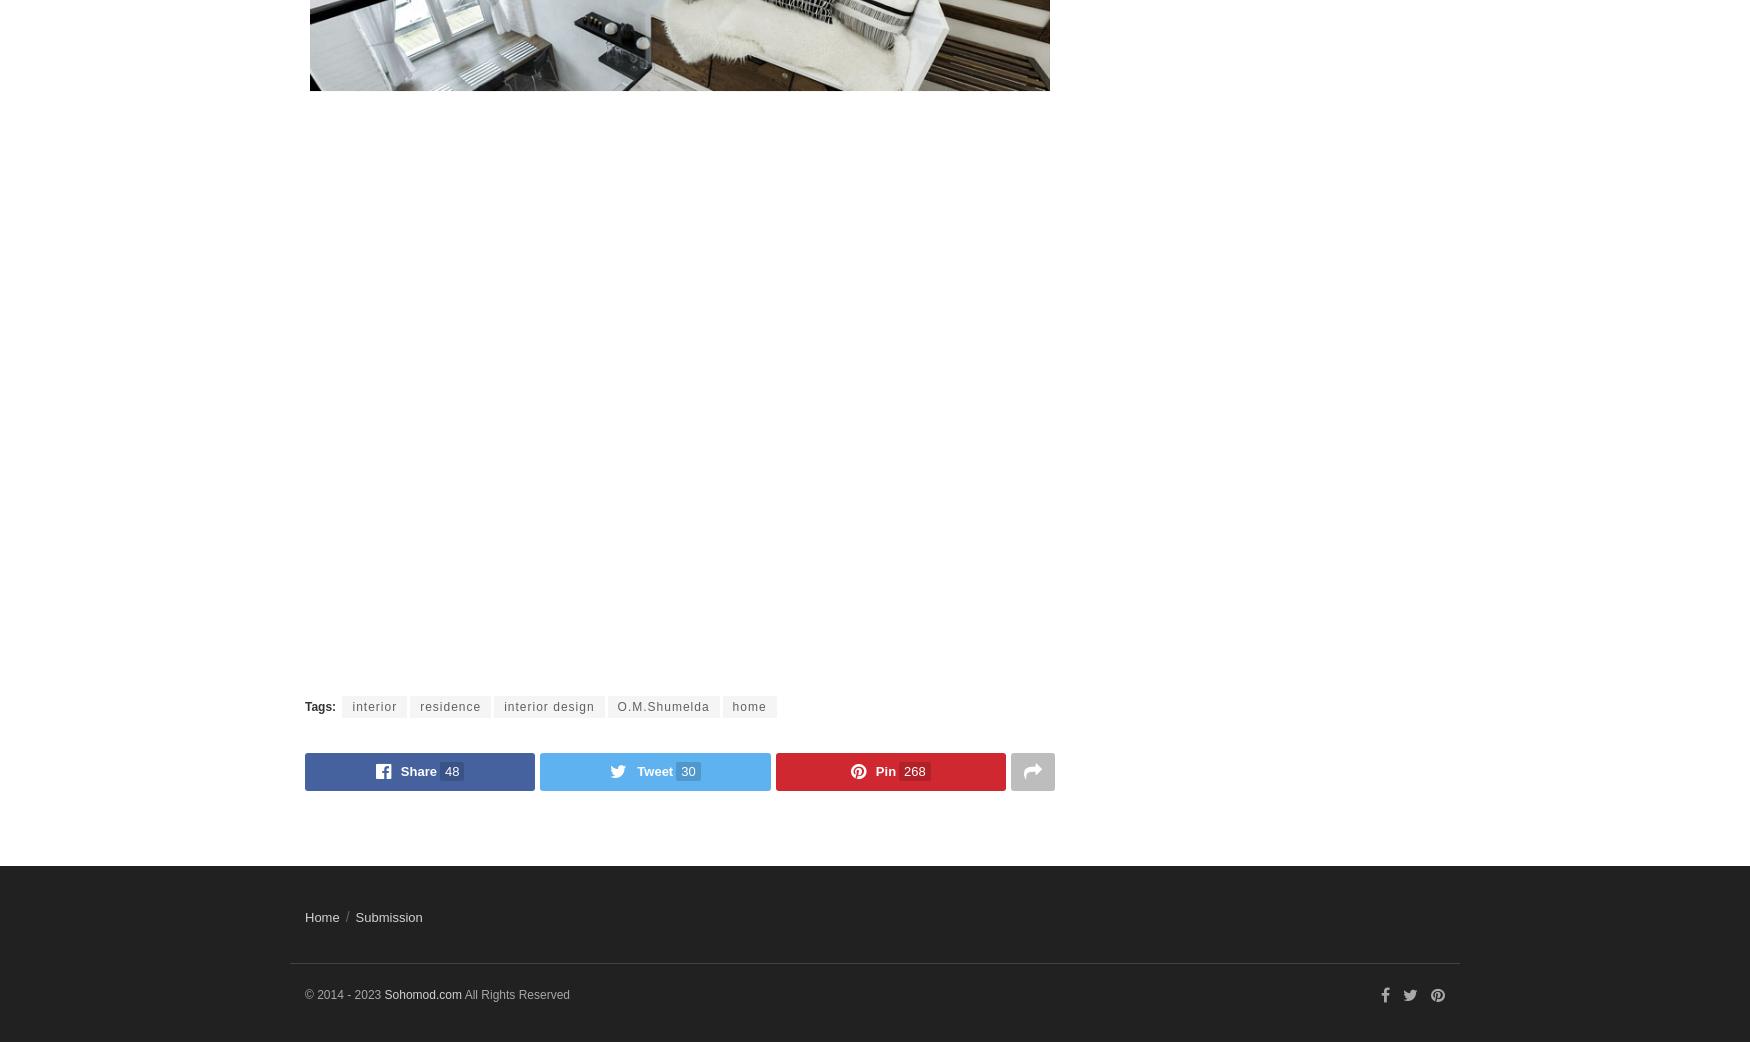 The image size is (1750, 1042). Describe the element at coordinates (450, 704) in the screenshot. I see `'residence'` at that location.